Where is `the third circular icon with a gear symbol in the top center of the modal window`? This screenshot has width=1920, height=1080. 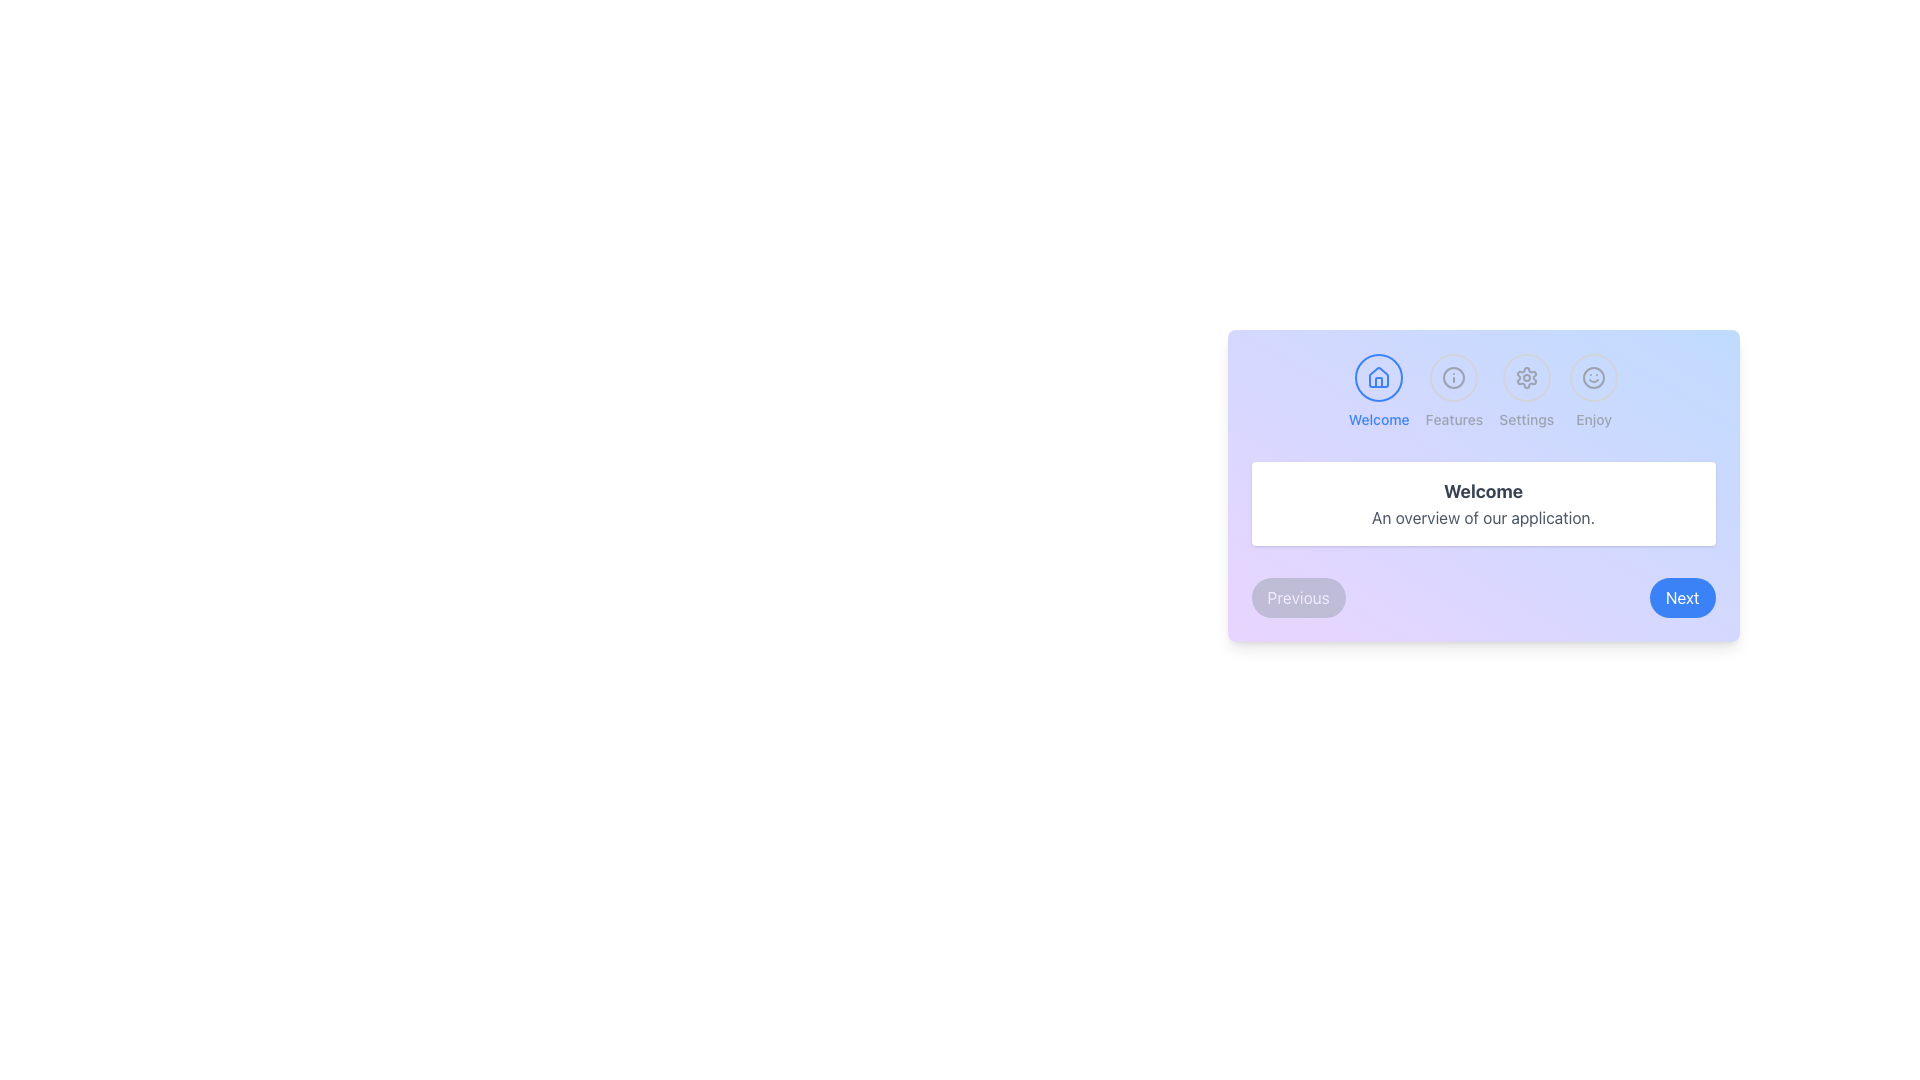
the third circular icon with a gear symbol in the top center of the modal window is located at coordinates (1525, 378).